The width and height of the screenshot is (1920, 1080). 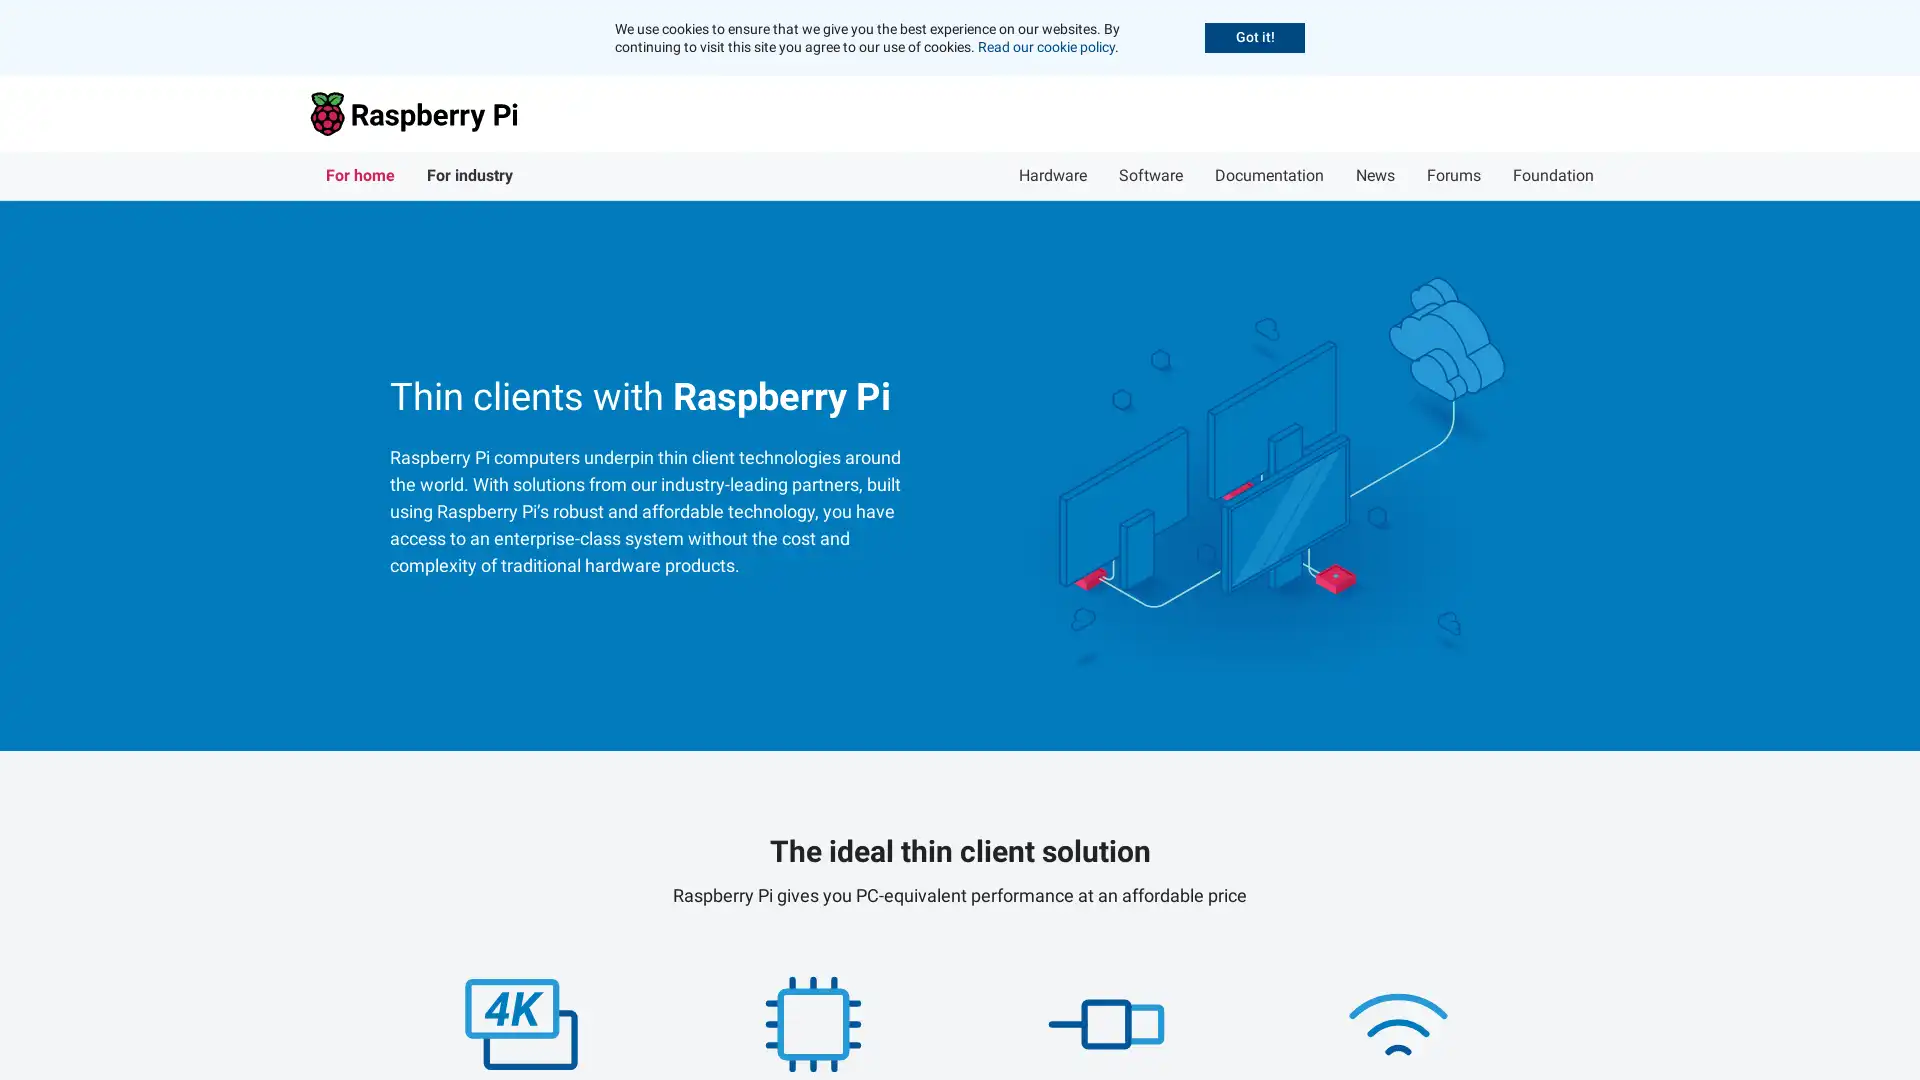 What do you see at coordinates (1253, 37) in the screenshot?
I see `Accept cookies` at bounding box center [1253, 37].